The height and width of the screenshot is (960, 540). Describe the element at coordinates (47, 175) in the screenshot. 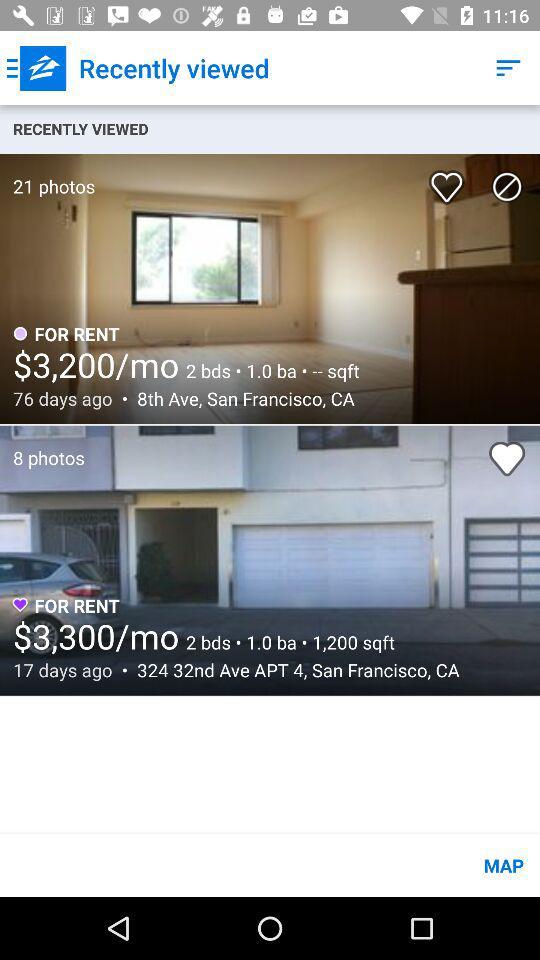

I see `the 21 photos` at that location.